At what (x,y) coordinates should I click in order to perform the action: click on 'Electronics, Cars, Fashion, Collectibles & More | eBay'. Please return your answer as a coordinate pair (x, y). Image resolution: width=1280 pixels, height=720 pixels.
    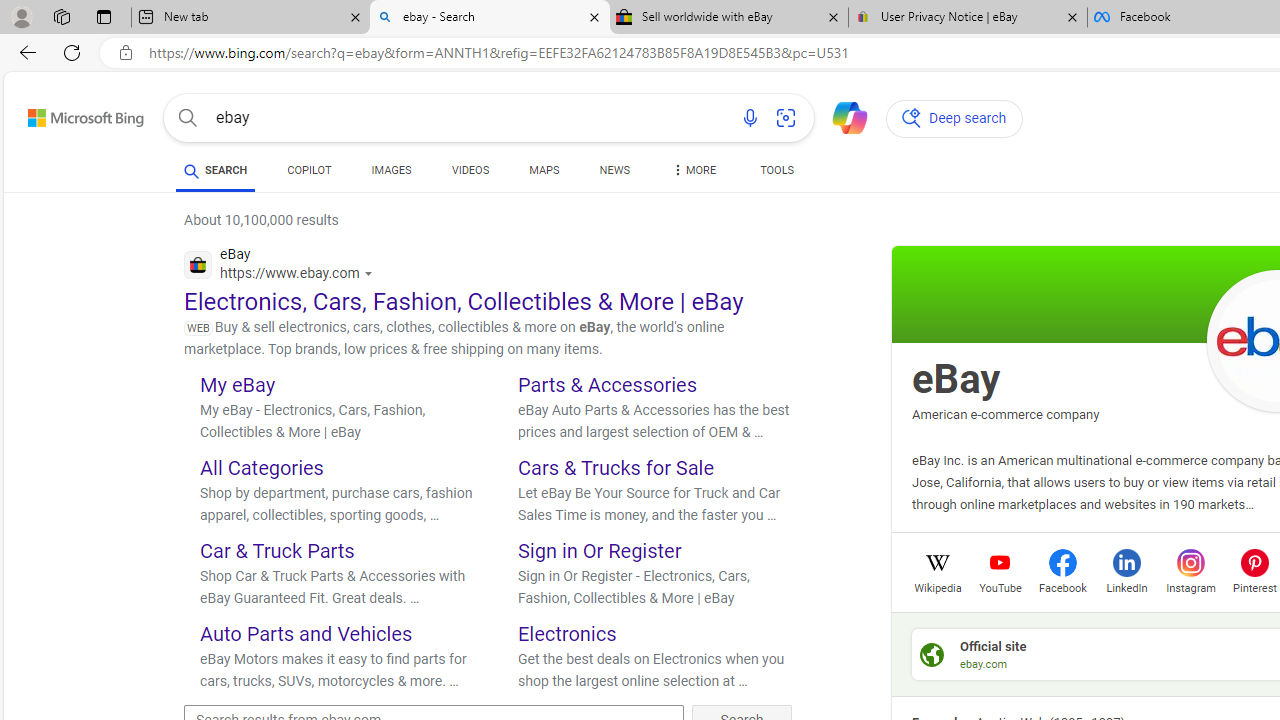
    Looking at the image, I should click on (463, 301).